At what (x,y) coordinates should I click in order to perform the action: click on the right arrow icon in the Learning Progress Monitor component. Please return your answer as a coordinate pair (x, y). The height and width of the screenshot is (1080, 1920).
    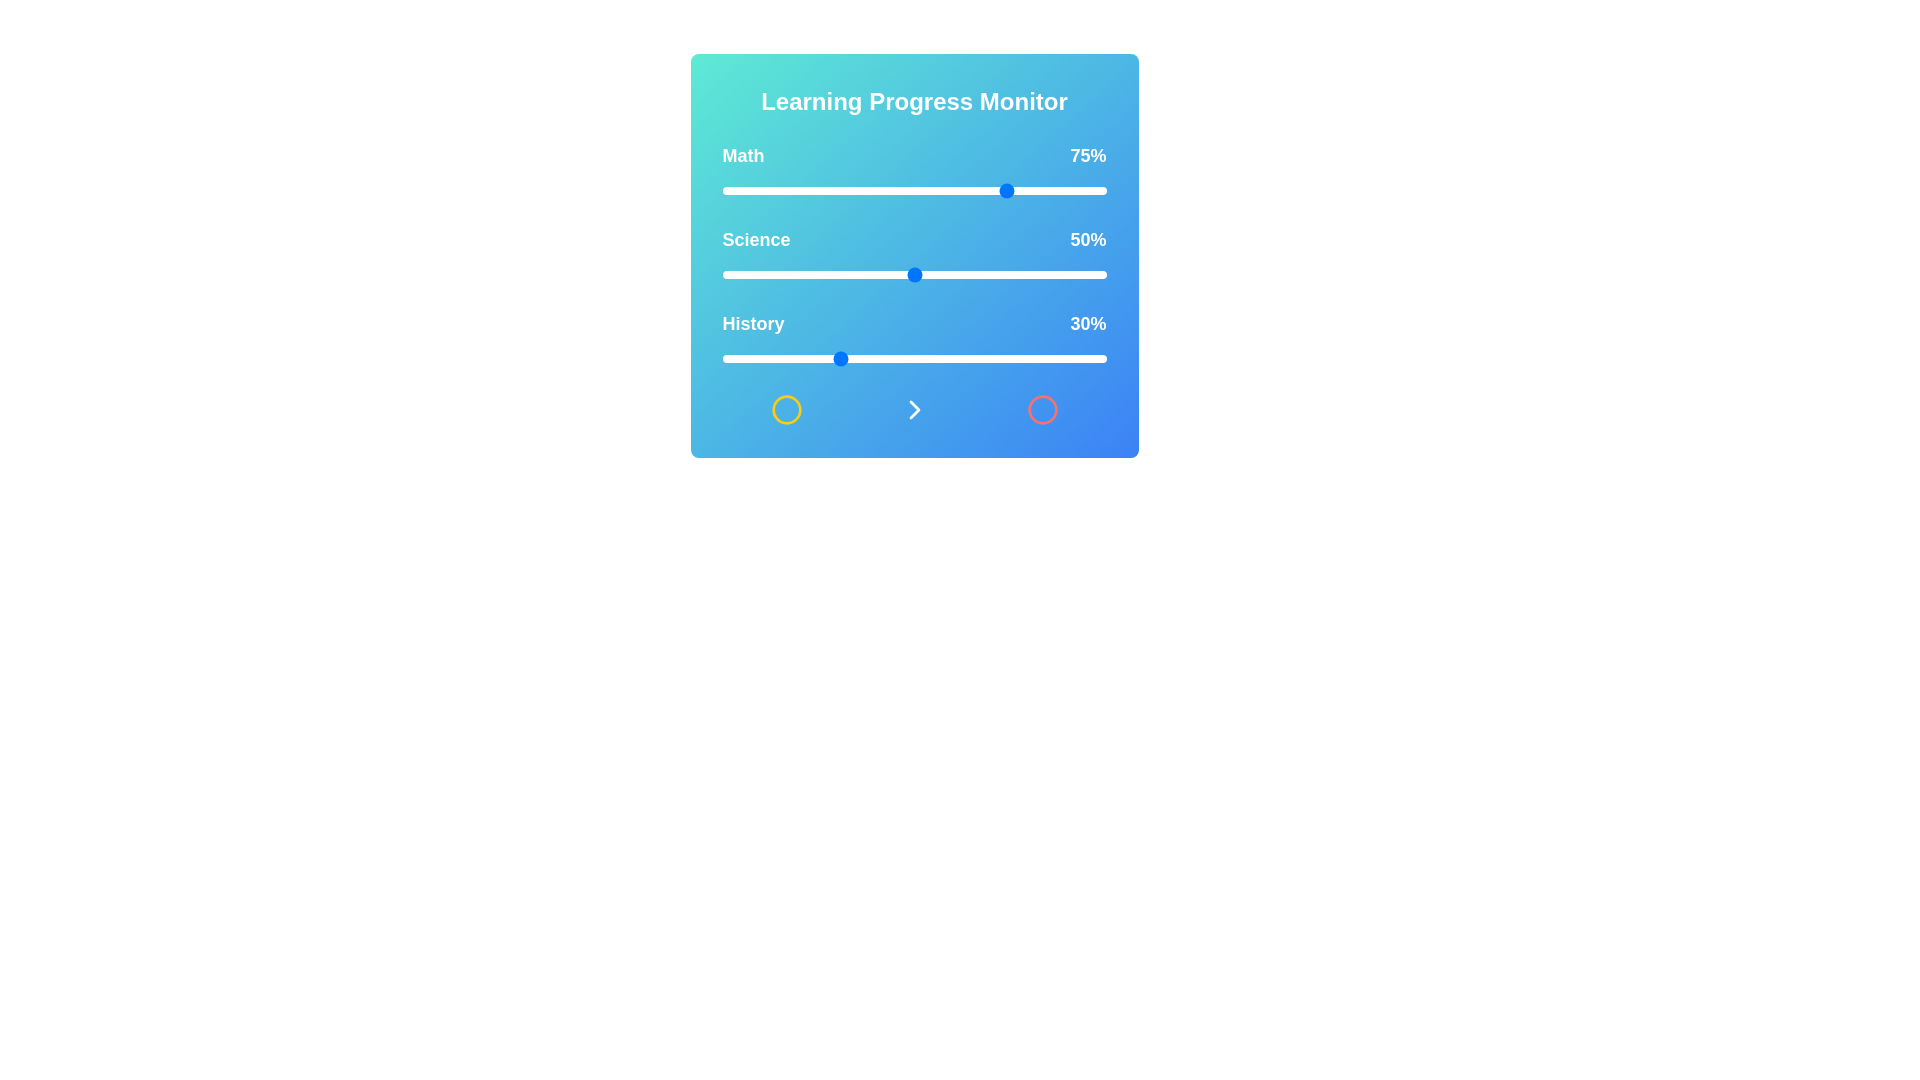
    Looking at the image, I should click on (913, 408).